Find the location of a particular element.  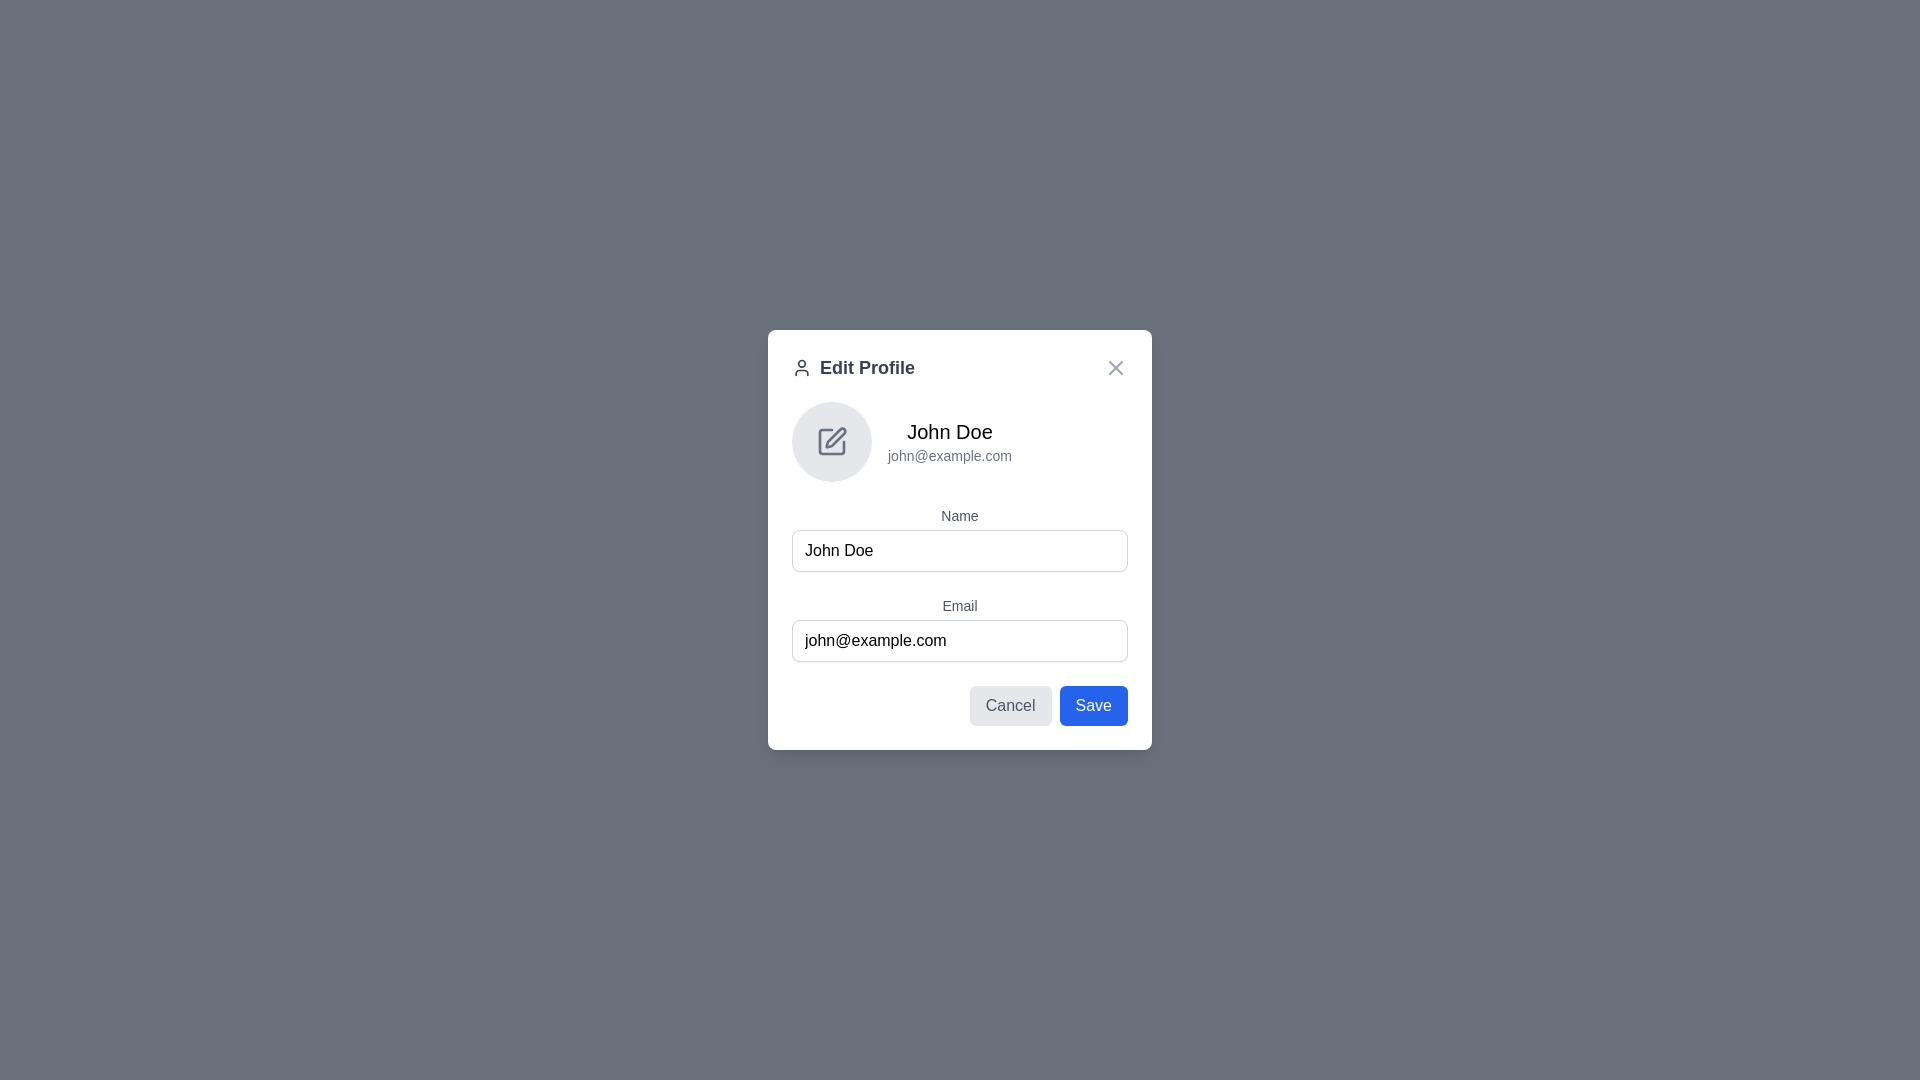

the editing icon located within the circular element above the text 'John Doe' to initiate the editing function is located at coordinates (831, 441).